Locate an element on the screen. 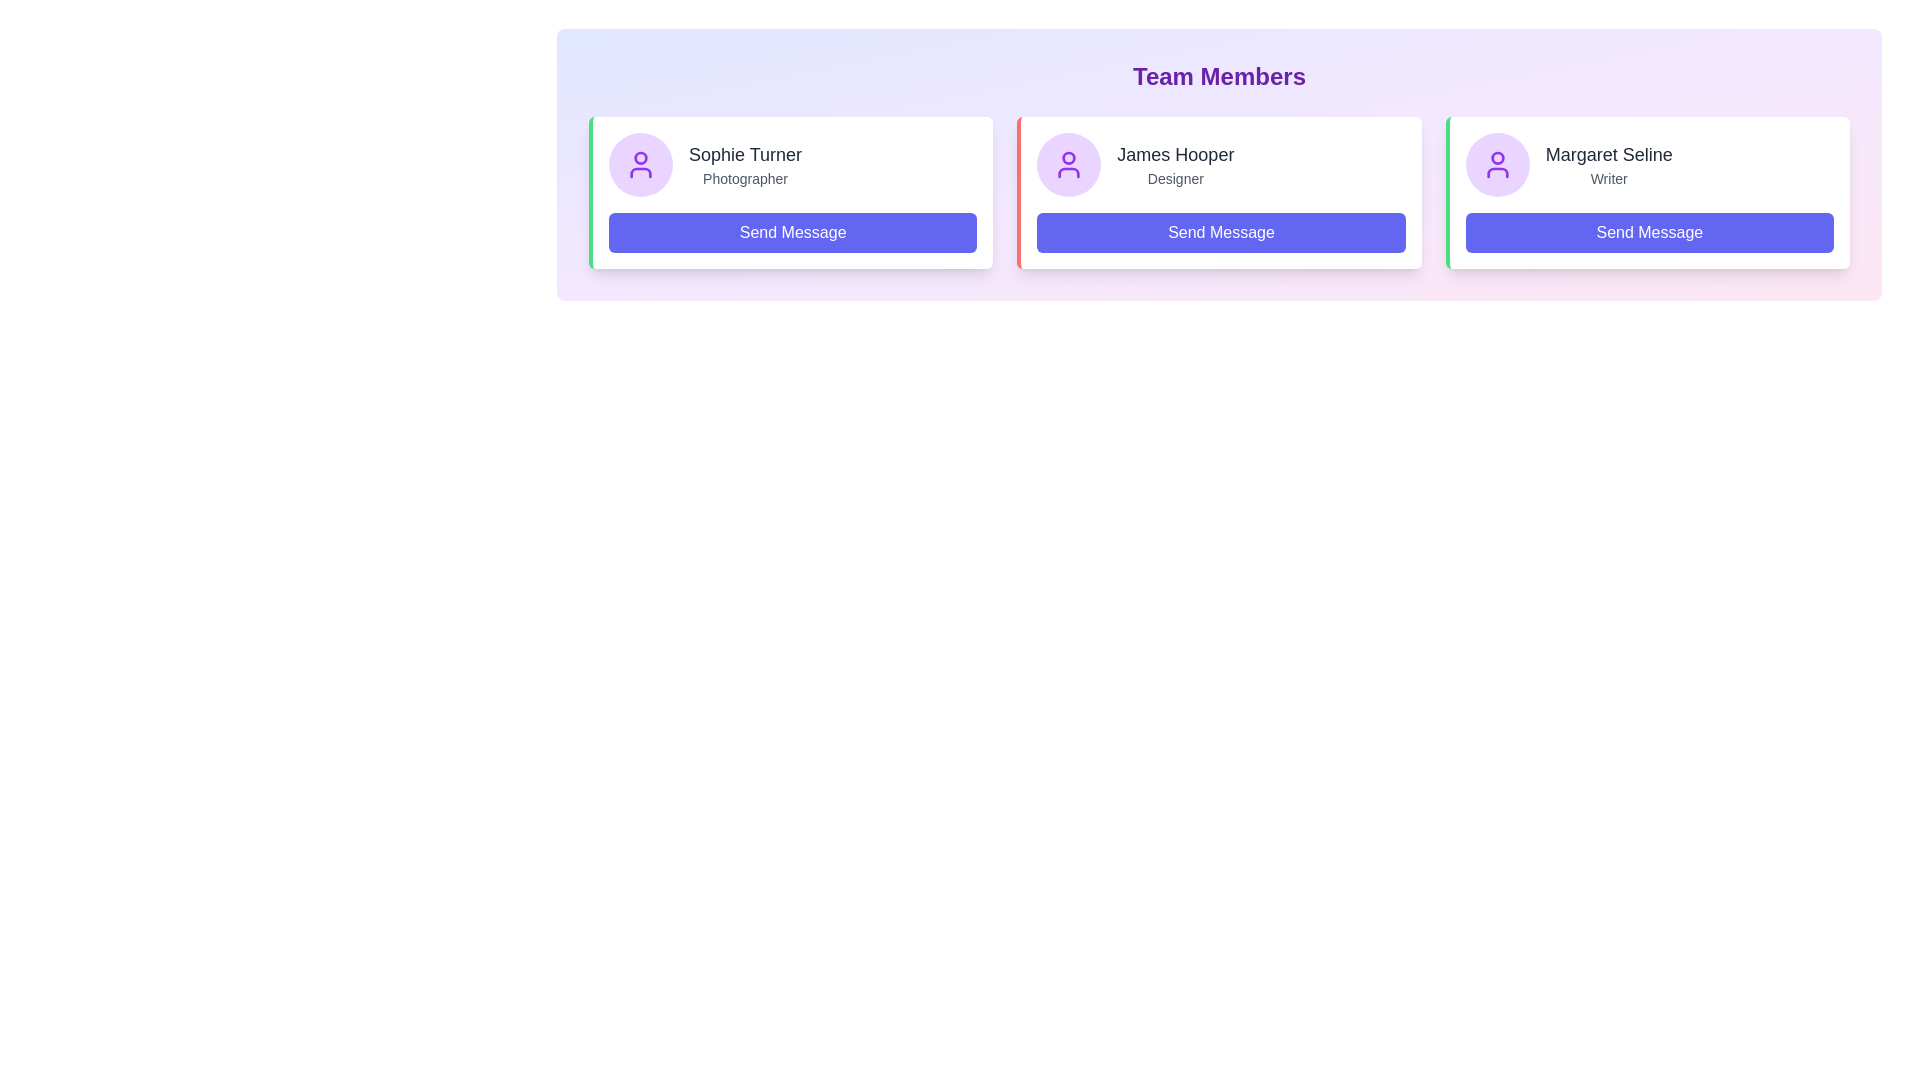 The height and width of the screenshot is (1080, 1920). the text block that contains the name 'Margaret Seline' and the title 'Writer', located in the third team member card is located at coordinates (1609, 164).